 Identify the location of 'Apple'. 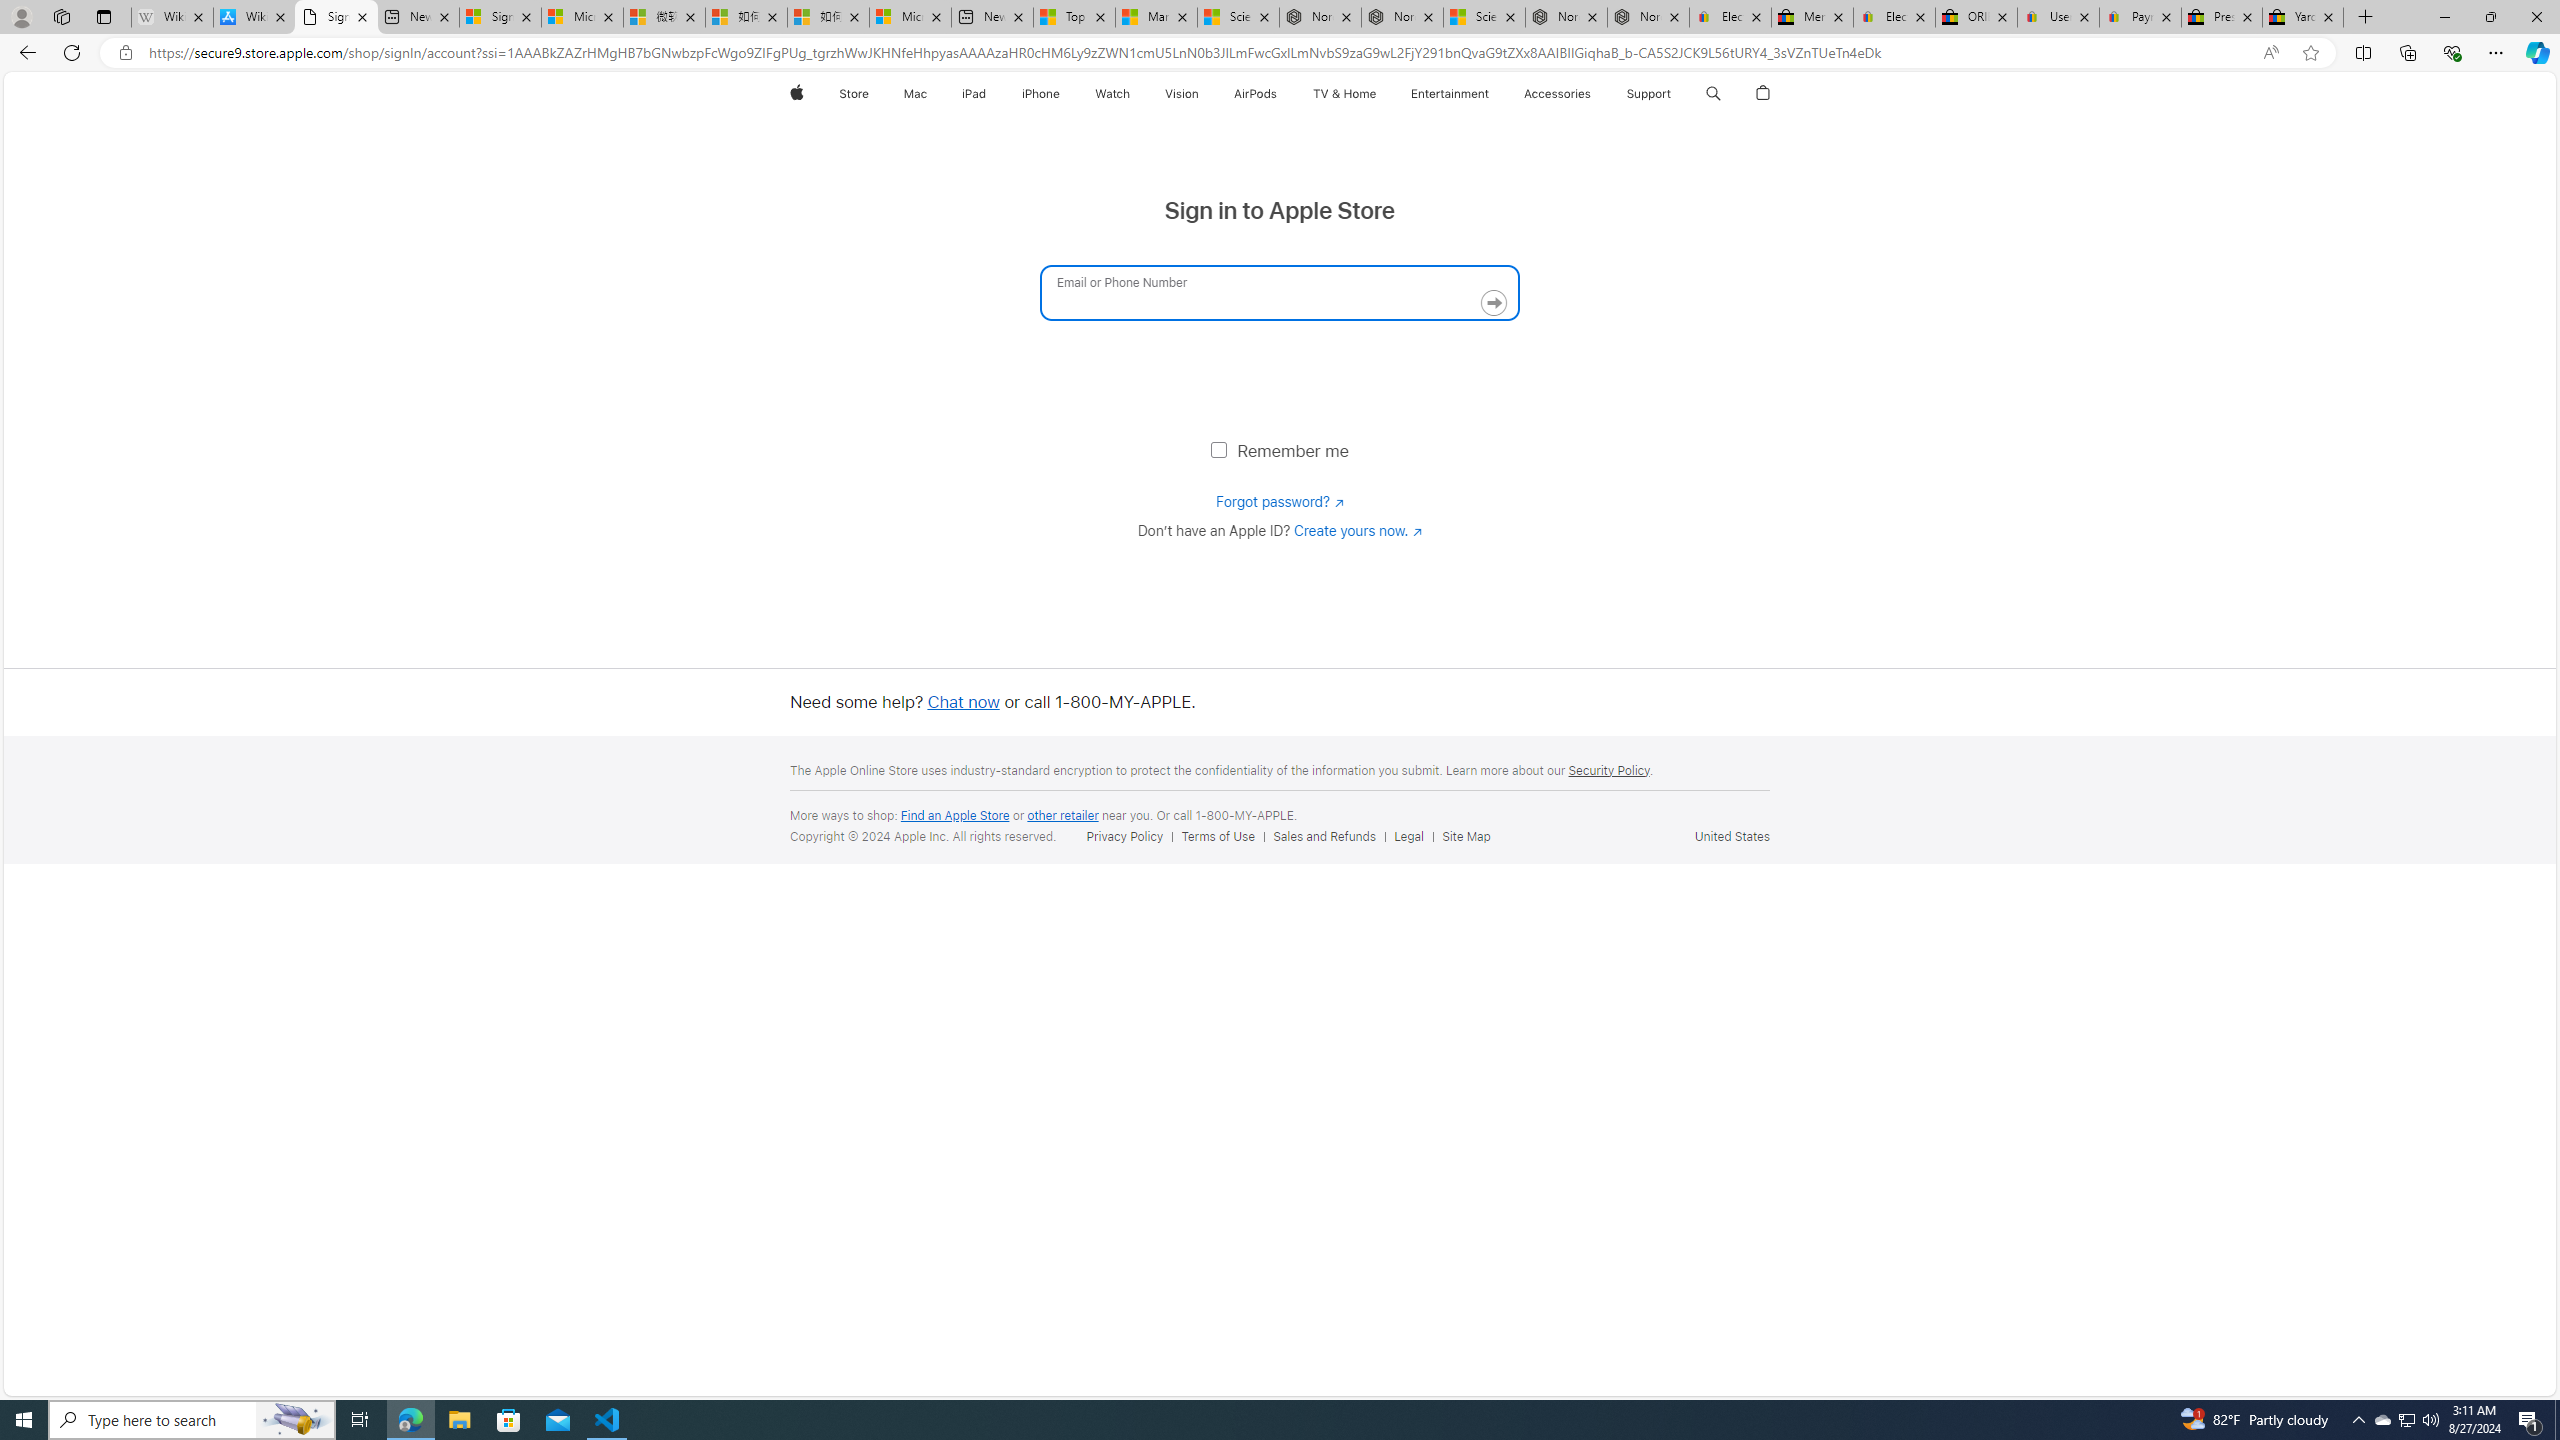
(795, 93).